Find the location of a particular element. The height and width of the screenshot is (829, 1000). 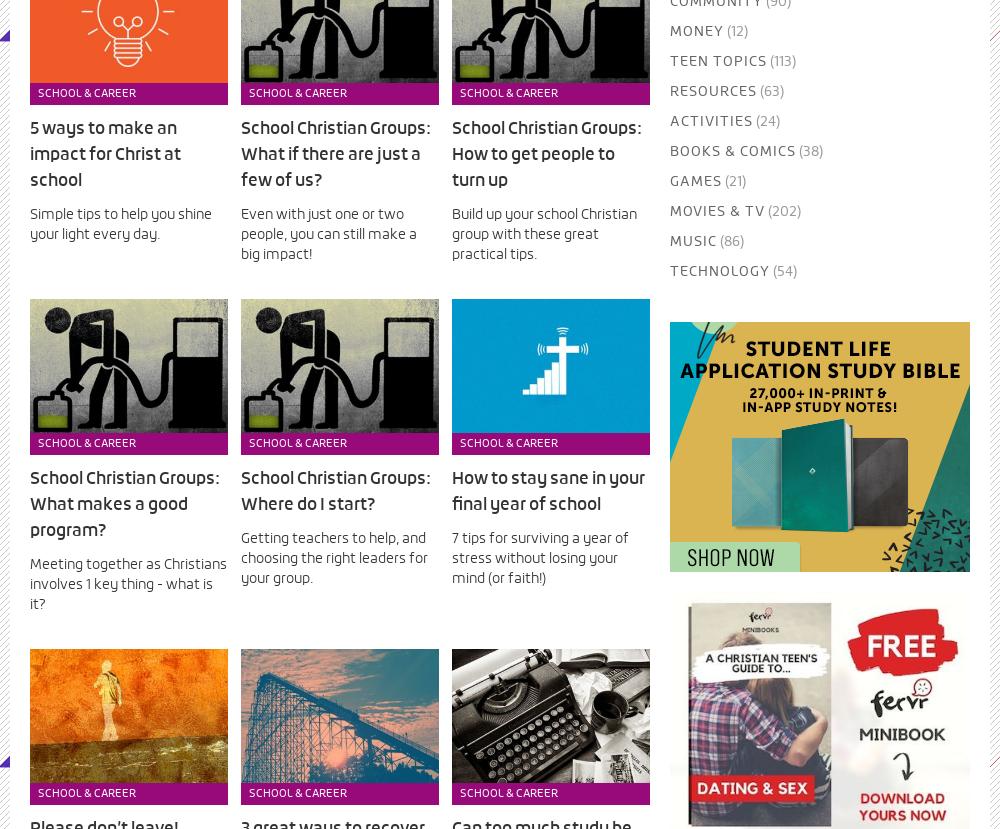

'7 tips for surviving a year of stress without losing your mind (or faith!)' is located at coordinates (540, 558).